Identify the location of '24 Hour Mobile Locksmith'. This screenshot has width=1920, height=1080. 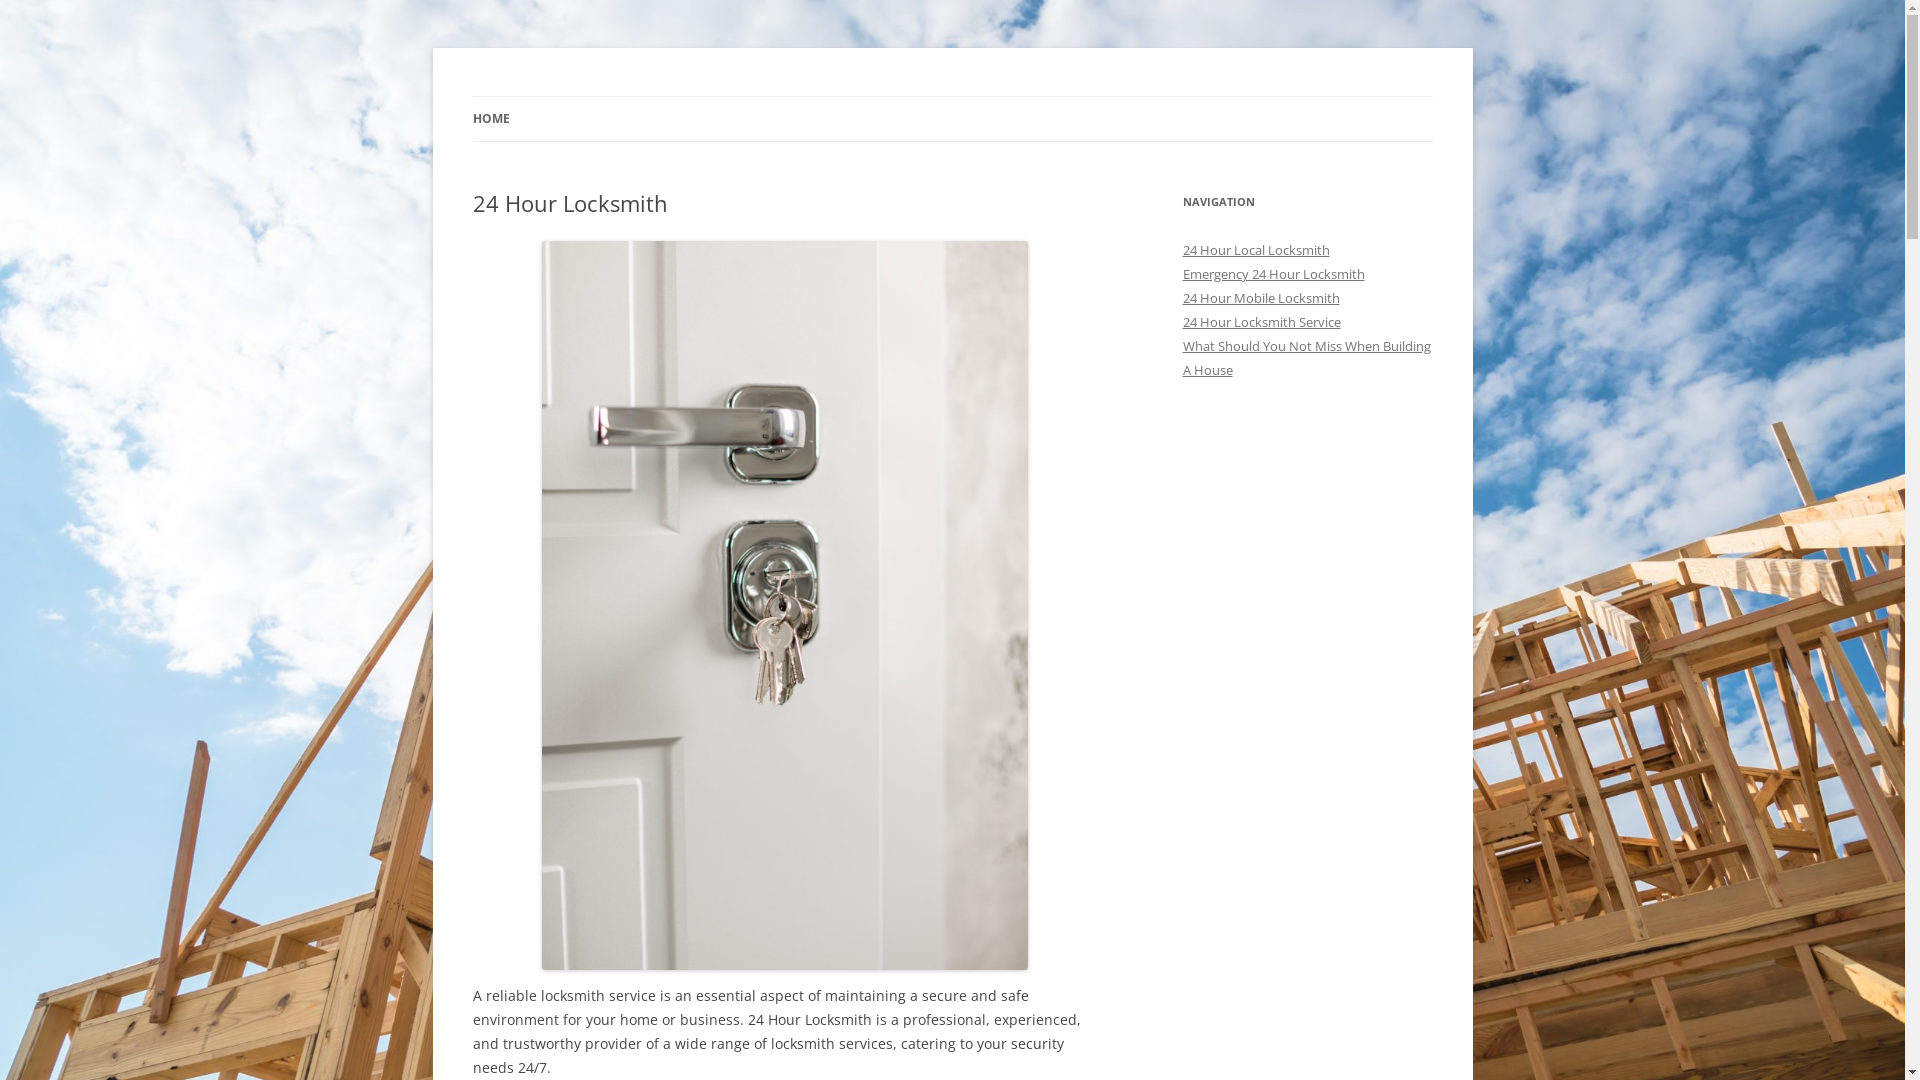
(1259, 297).